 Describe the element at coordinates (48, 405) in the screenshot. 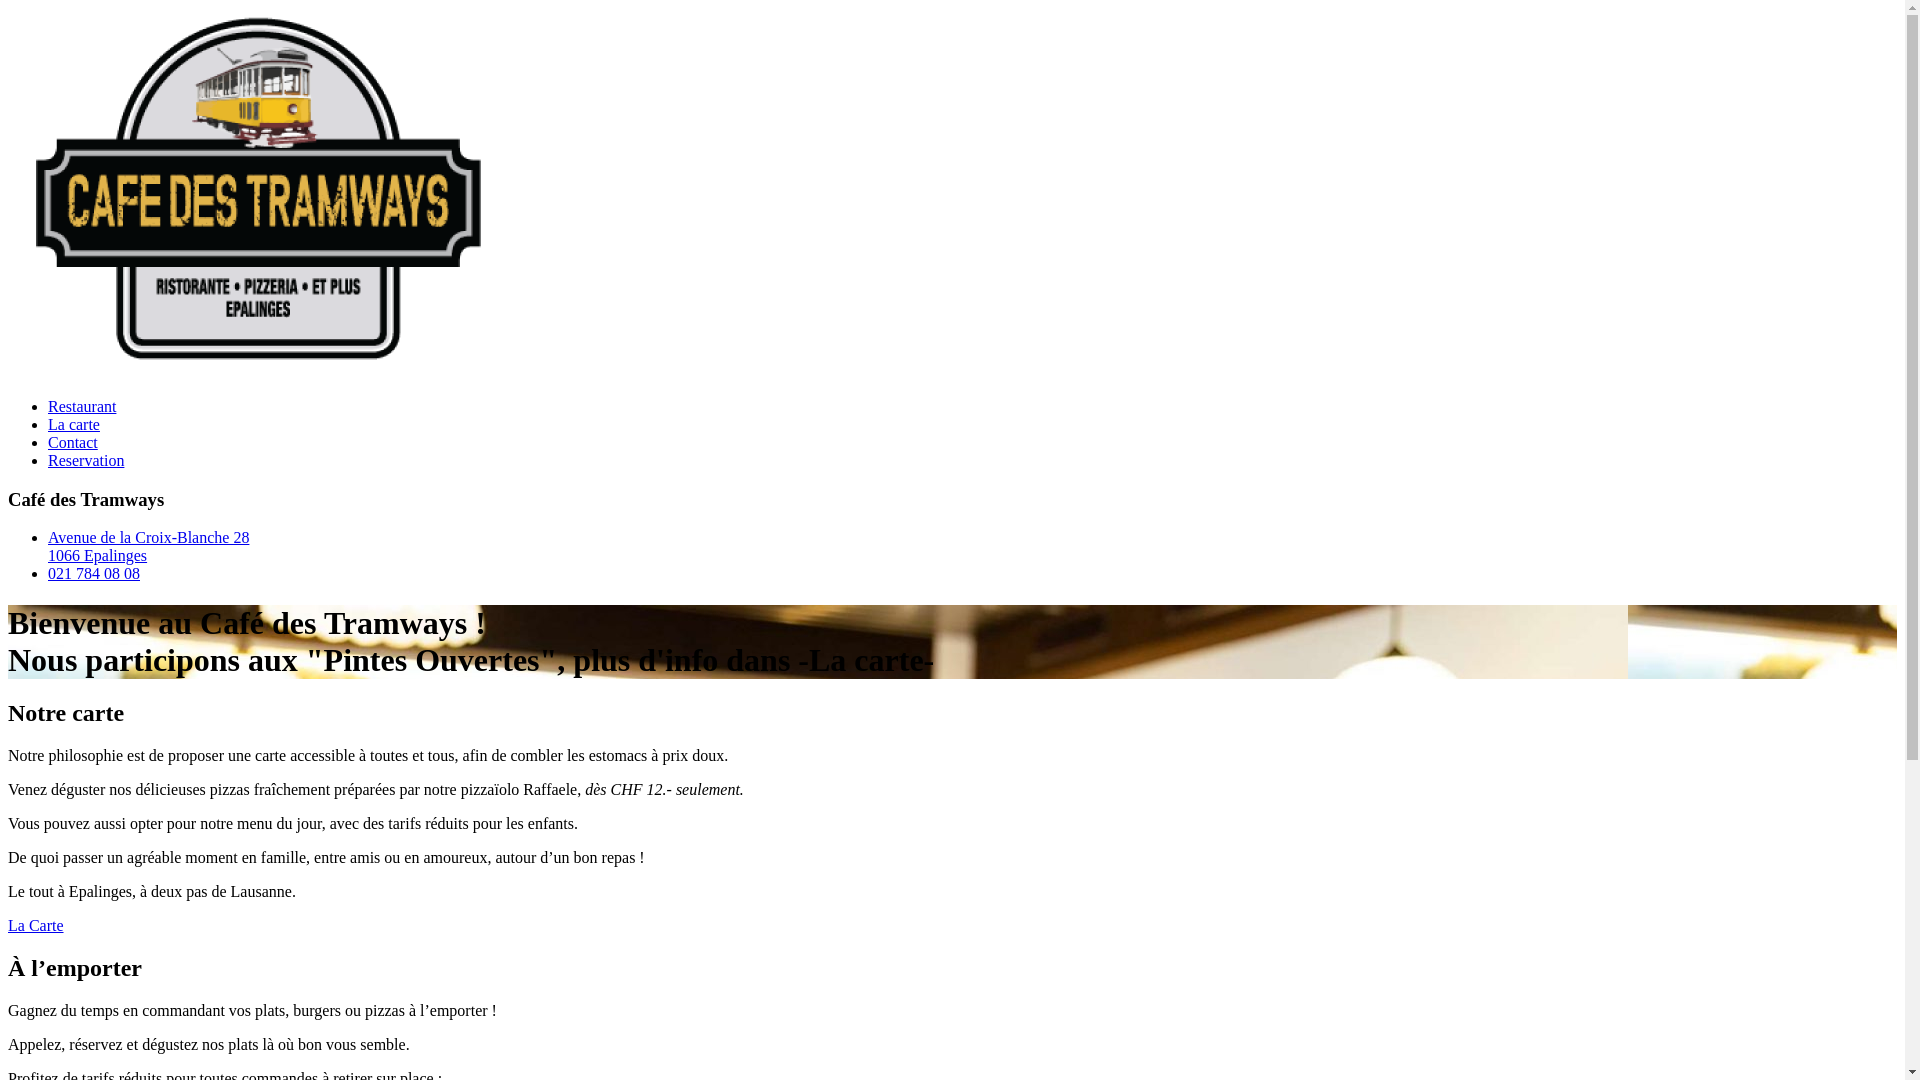

I see `'Restaurant'` at that location.